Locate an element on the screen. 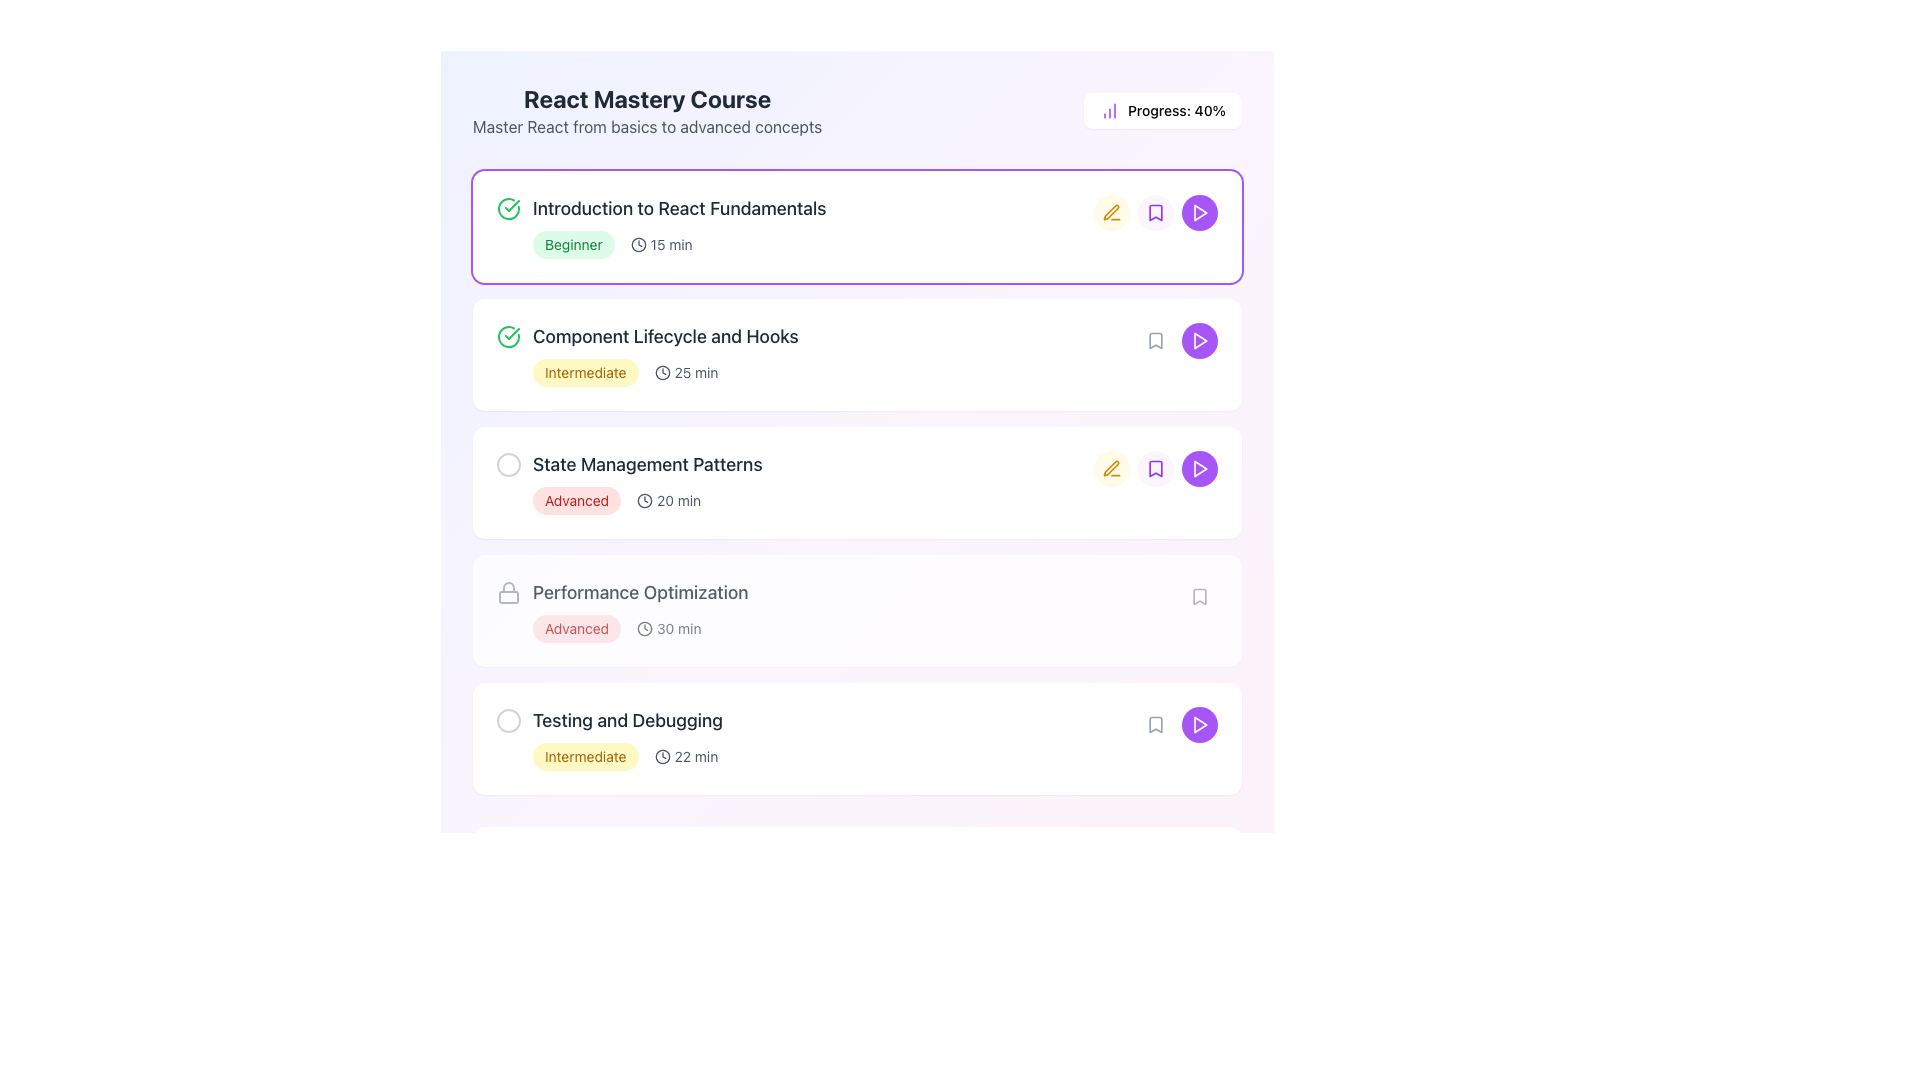 The height and width of the screenshot is (1080, 1920). the play button icon with a purple background, located to the right of the text 'Testing and Debugging', to initiate the associated action is located at coordinates (1200, 725).